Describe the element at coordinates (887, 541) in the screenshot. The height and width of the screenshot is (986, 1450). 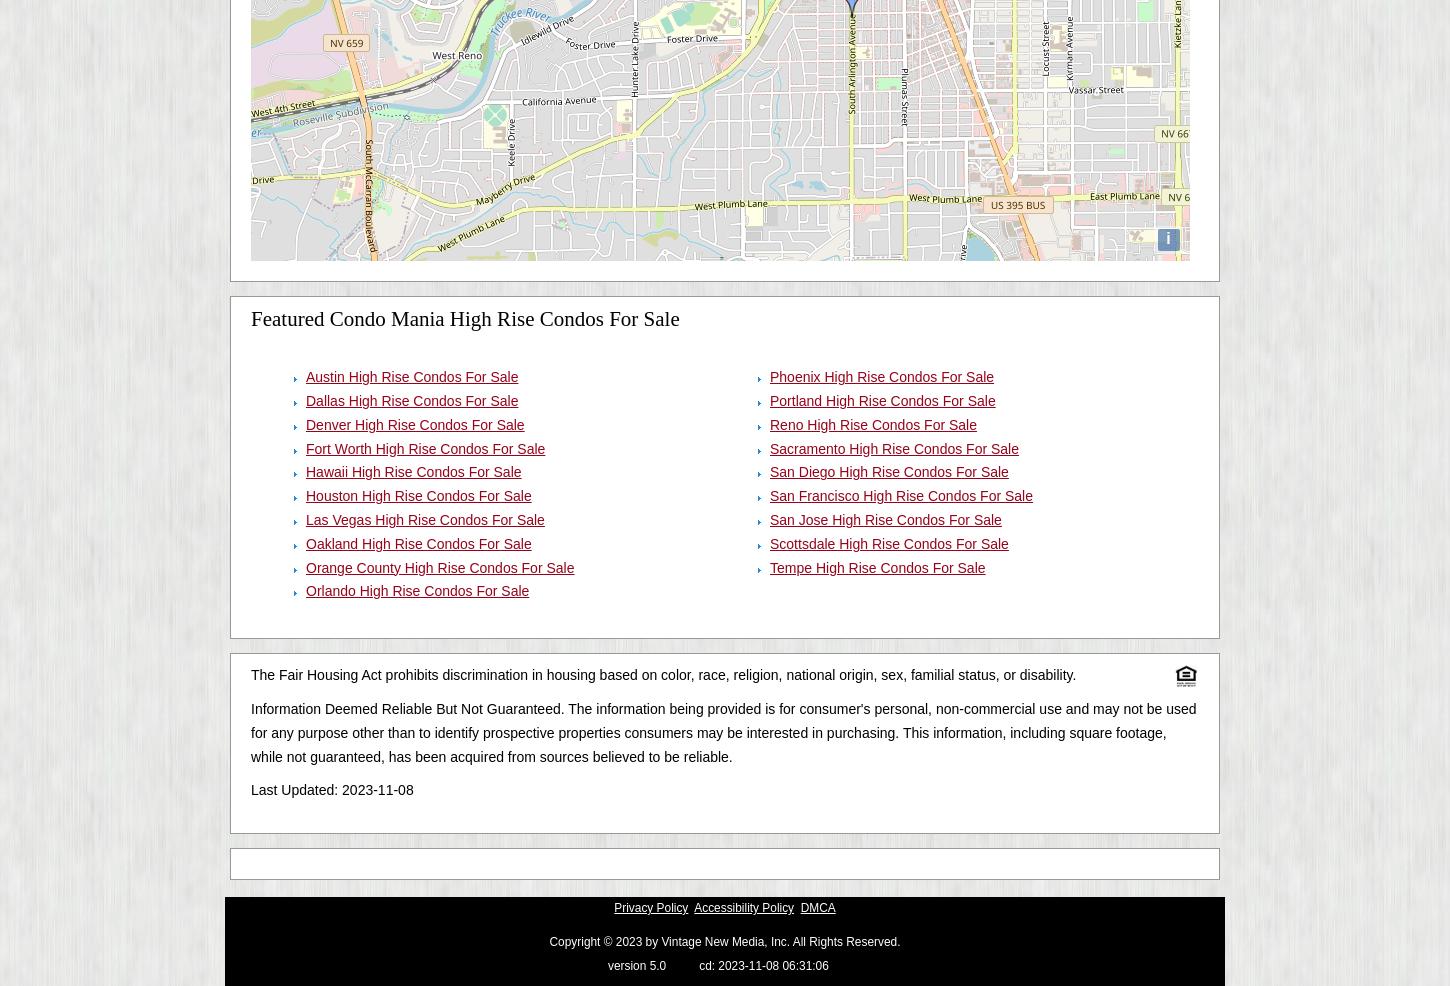
I see `'Scottsdale High Rise Condos For Sale'` at that location.